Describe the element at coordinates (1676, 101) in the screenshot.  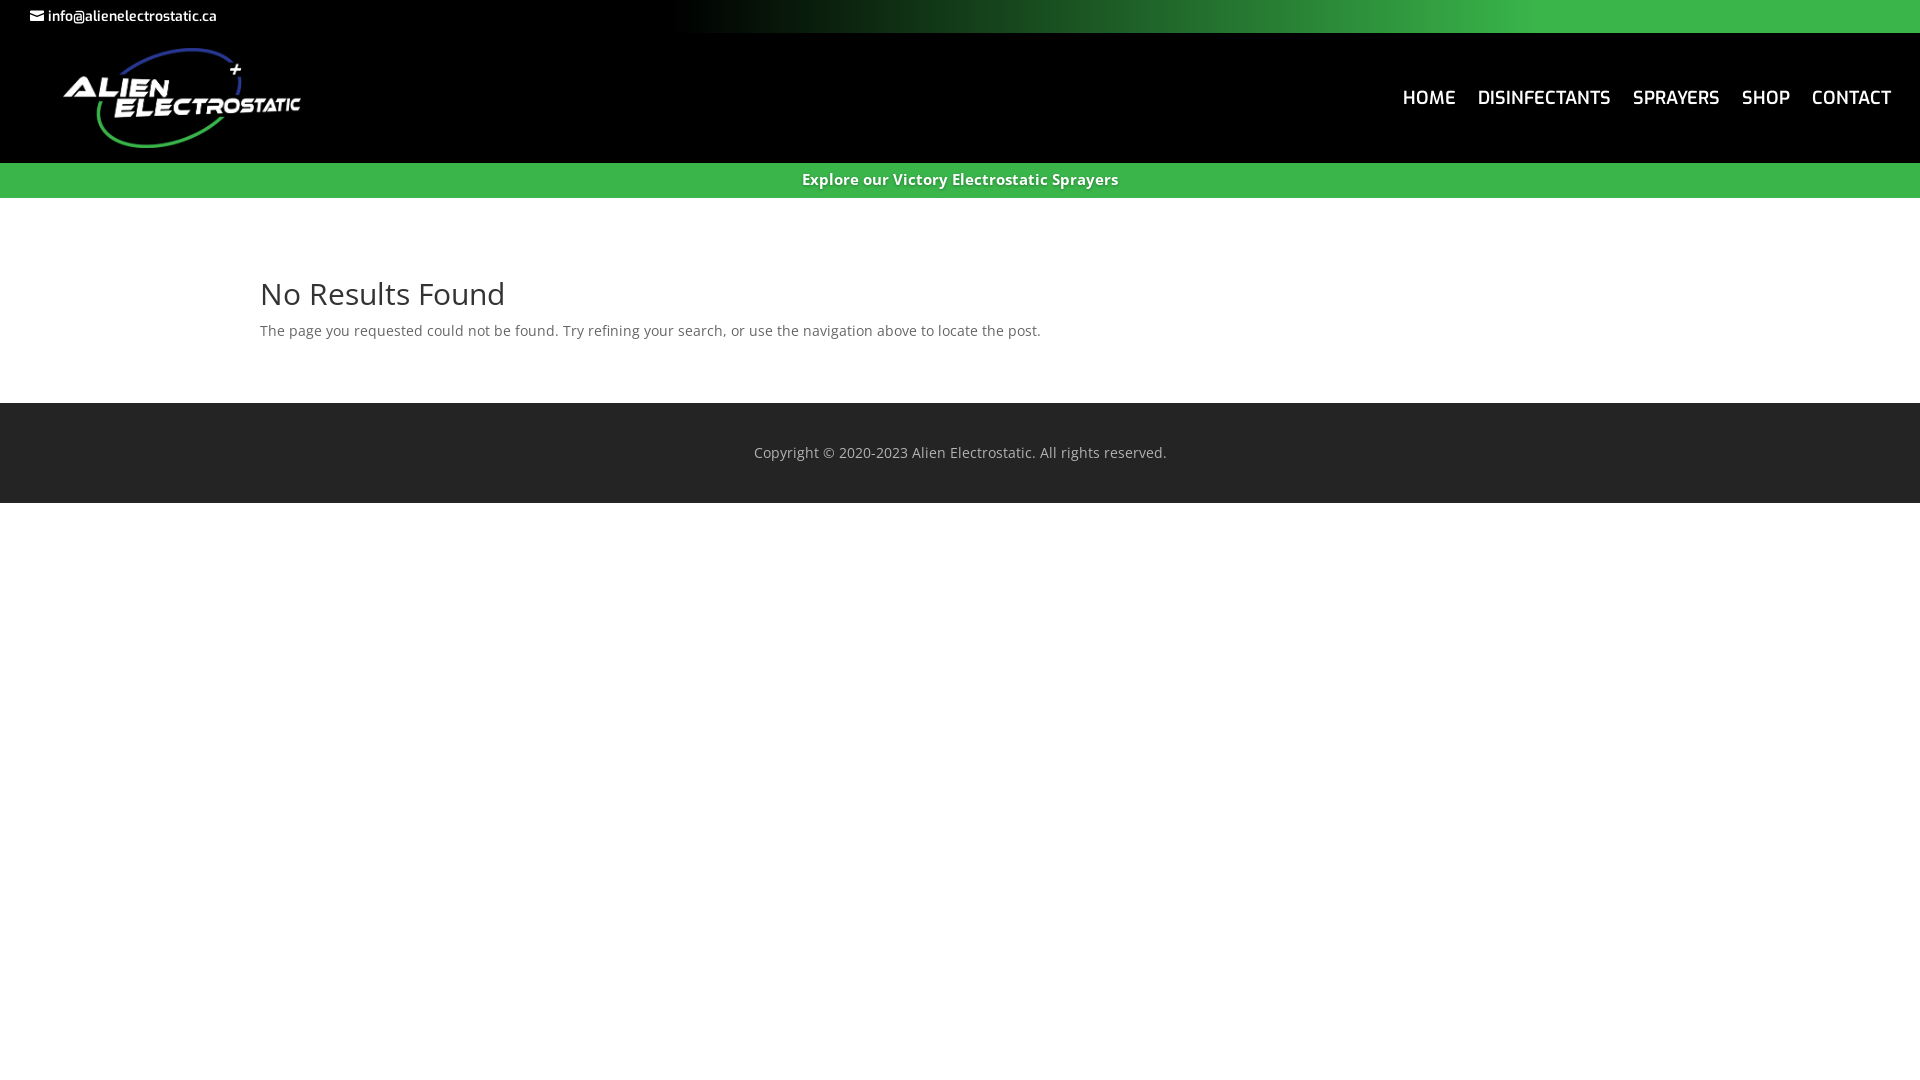
I see `'SPRAYERS'` at that location.